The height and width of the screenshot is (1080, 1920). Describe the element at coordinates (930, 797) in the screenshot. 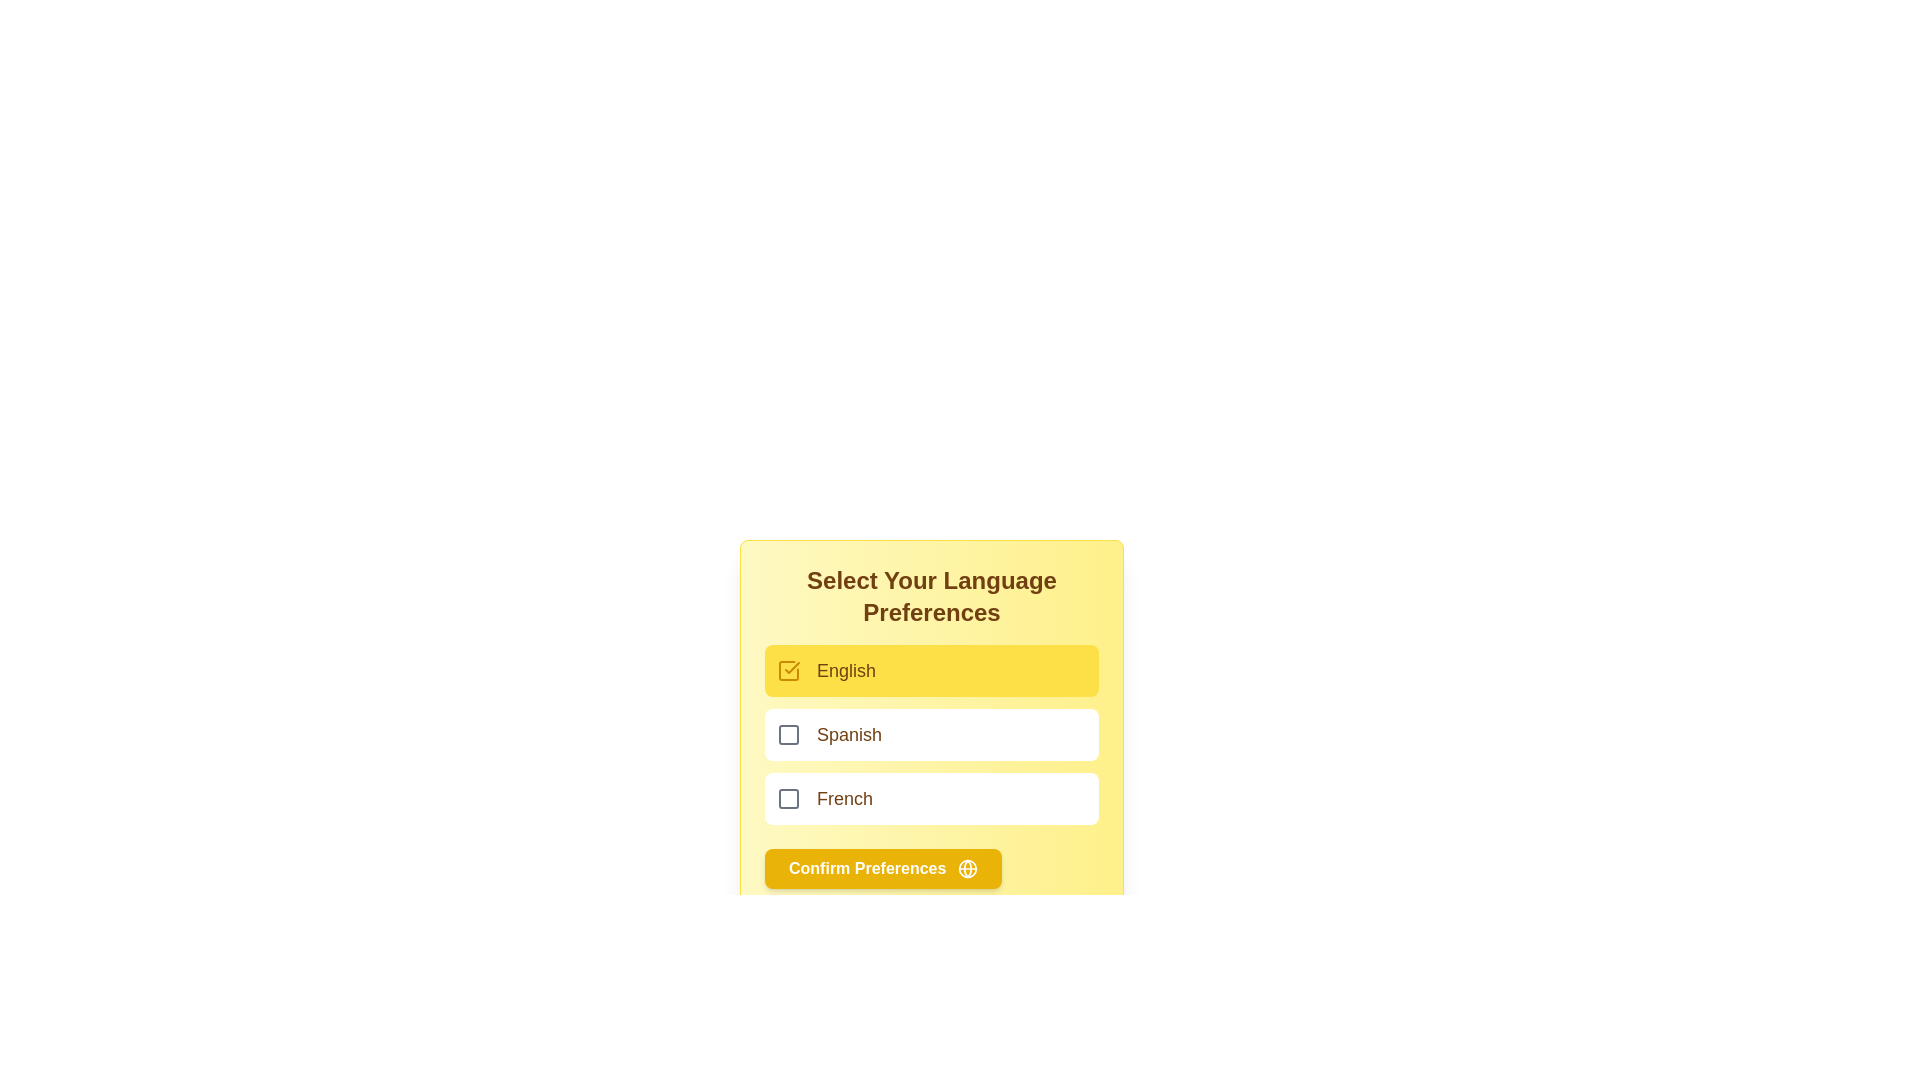

I see `the 'French' language checkbox located within a yellow-themed modal for language selection preferences` at that location.